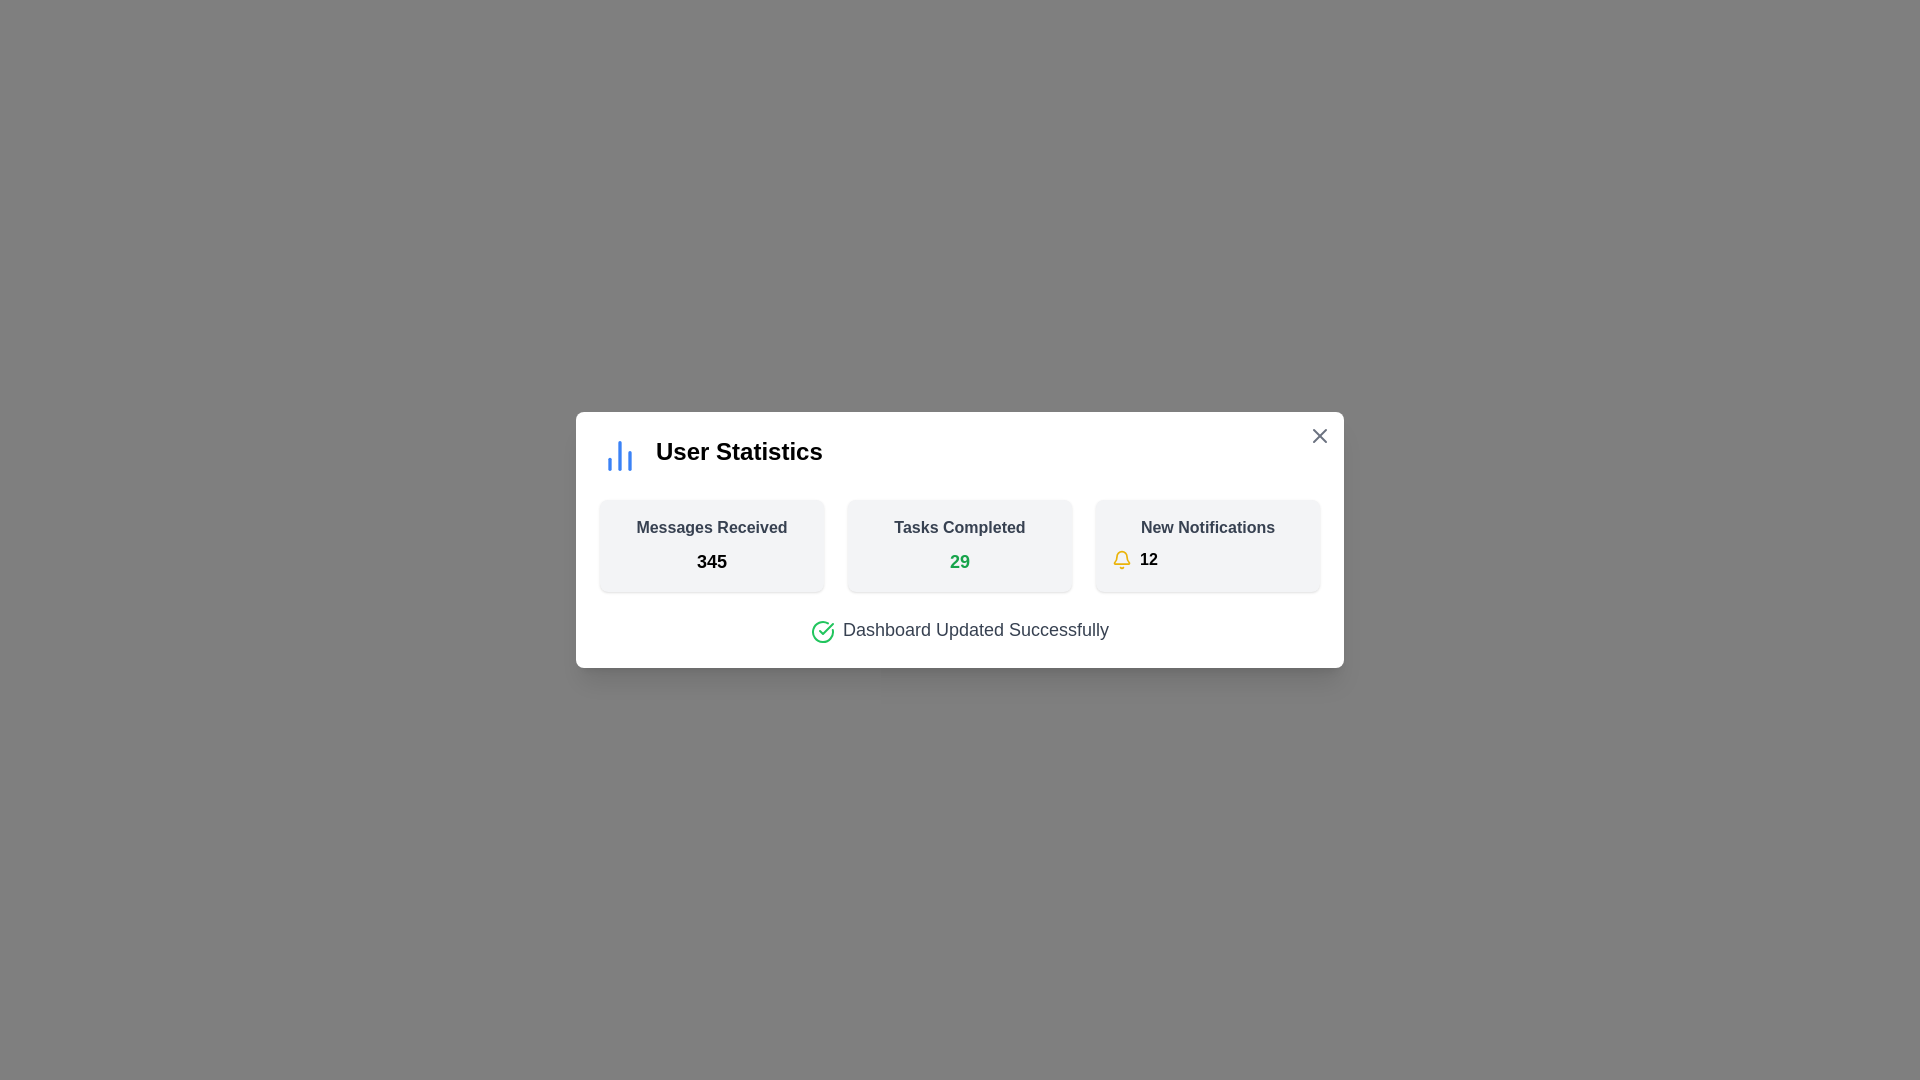 The width and height of the screenshot is (1920, 1080). Describe the element at coordinates (822, 631) in the screenshot. I see `the circular green outlined icon with a checkmark indicating a successful operation, located to the left of the text 'Dashboard Updated Successfully'` at that location.